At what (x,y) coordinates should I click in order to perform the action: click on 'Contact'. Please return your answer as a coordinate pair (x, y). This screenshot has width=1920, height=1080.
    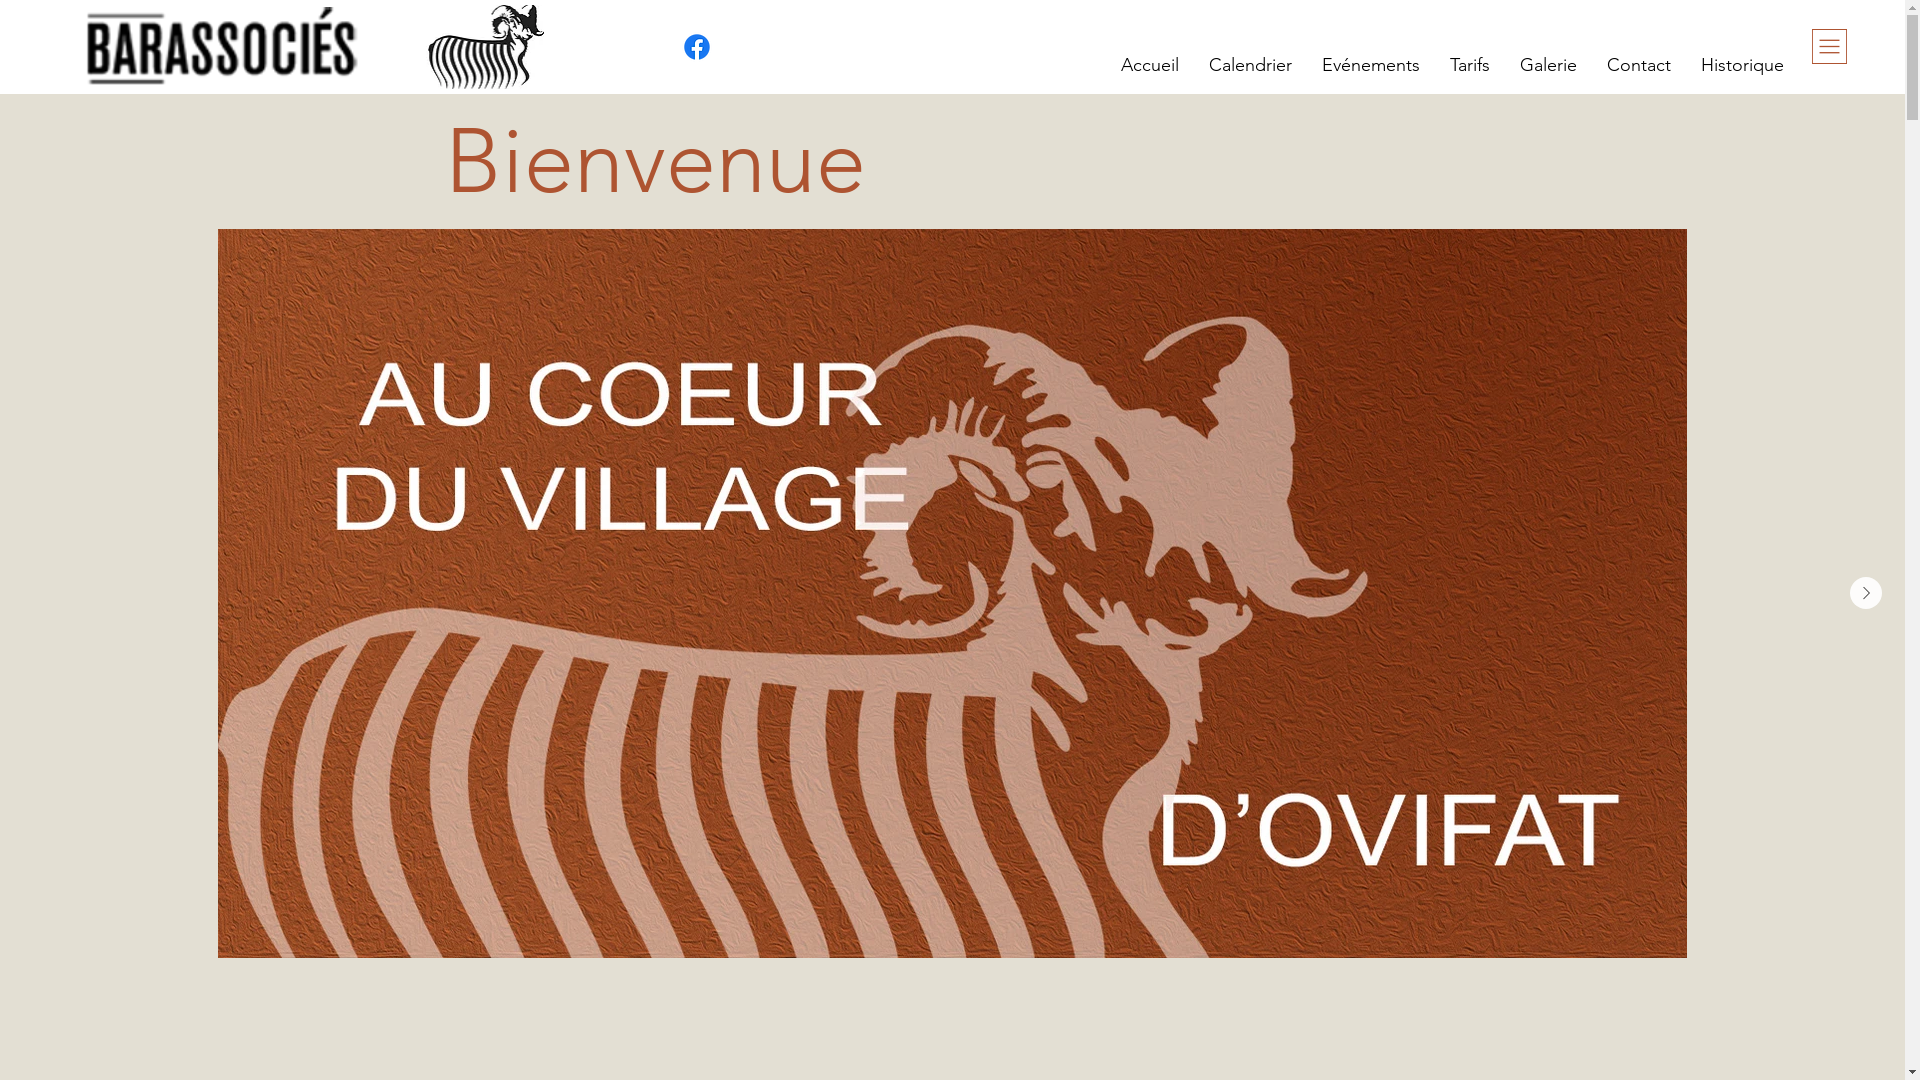
    Looking at the image, I should click on (1638, 64).